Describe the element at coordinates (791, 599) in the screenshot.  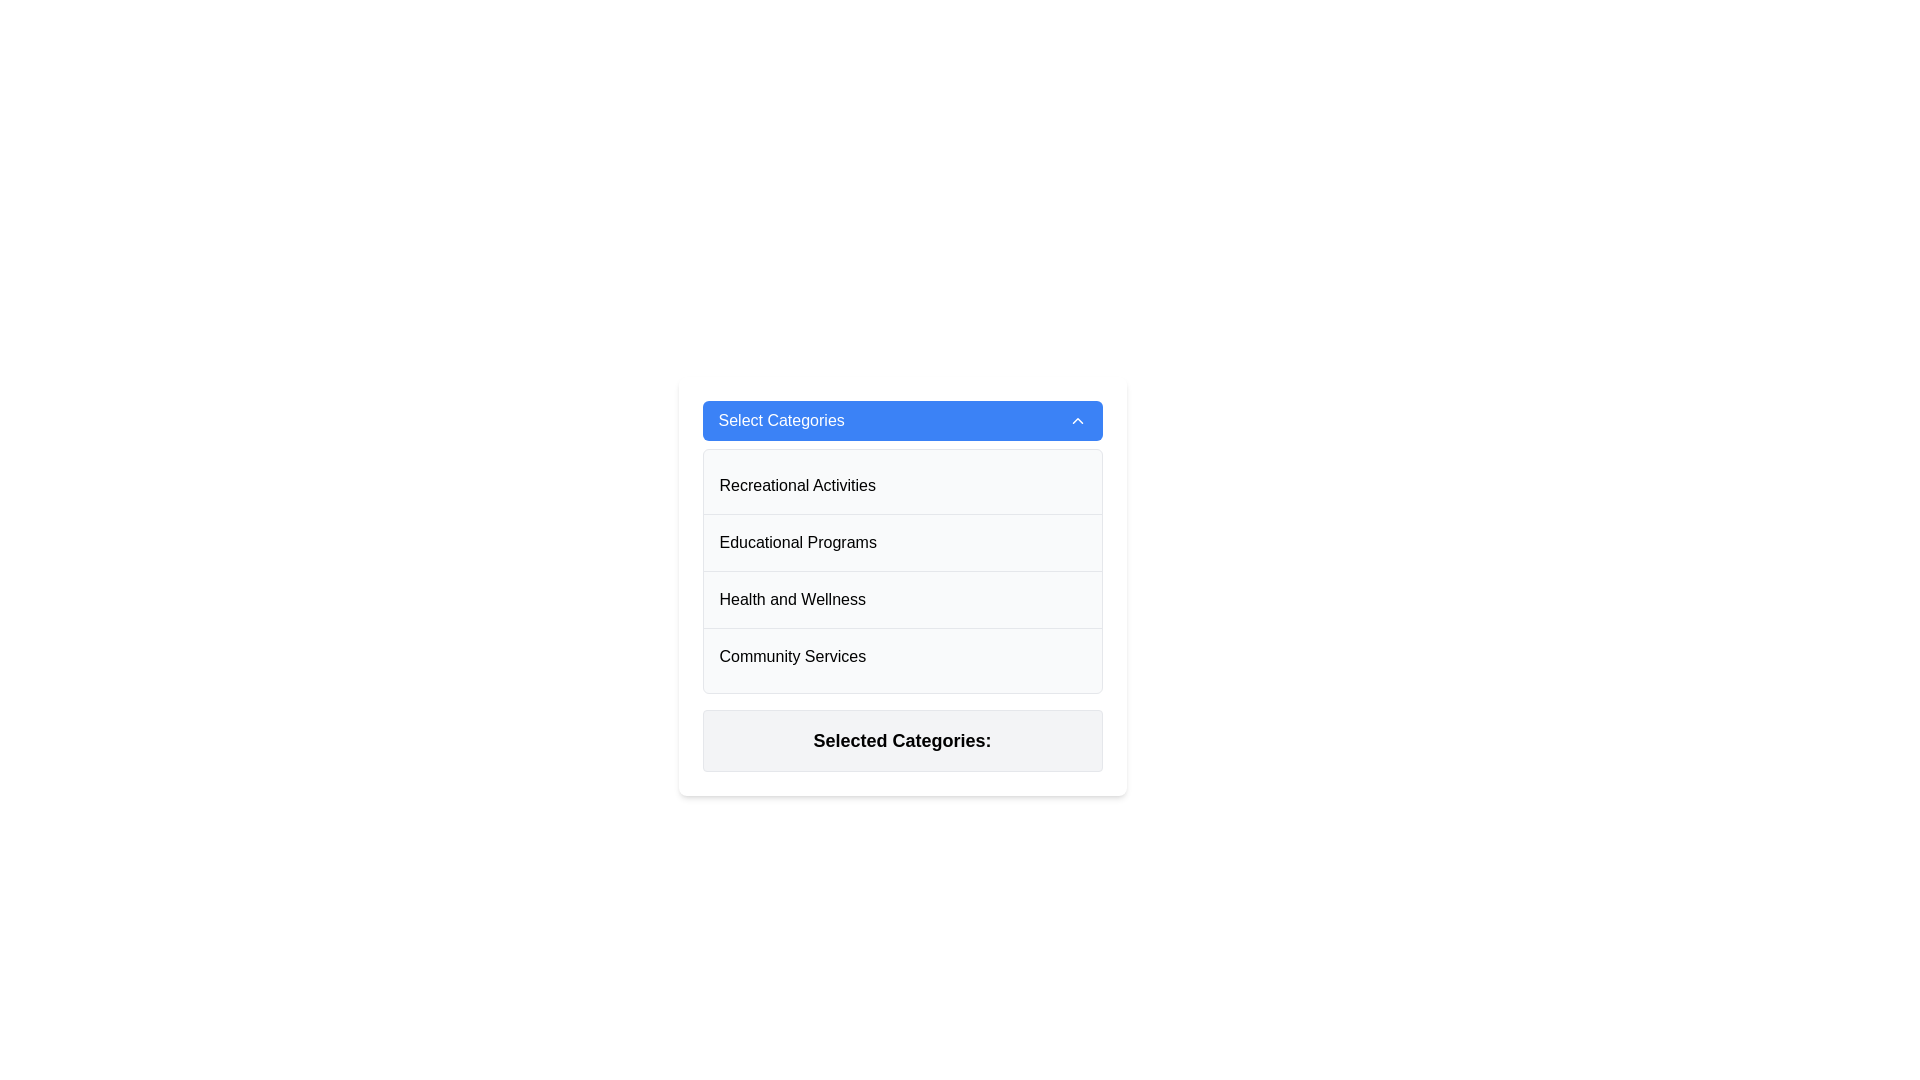
I see `the 'Health and Wellness' text element in the dropdown list for interaction feedback` at that location.